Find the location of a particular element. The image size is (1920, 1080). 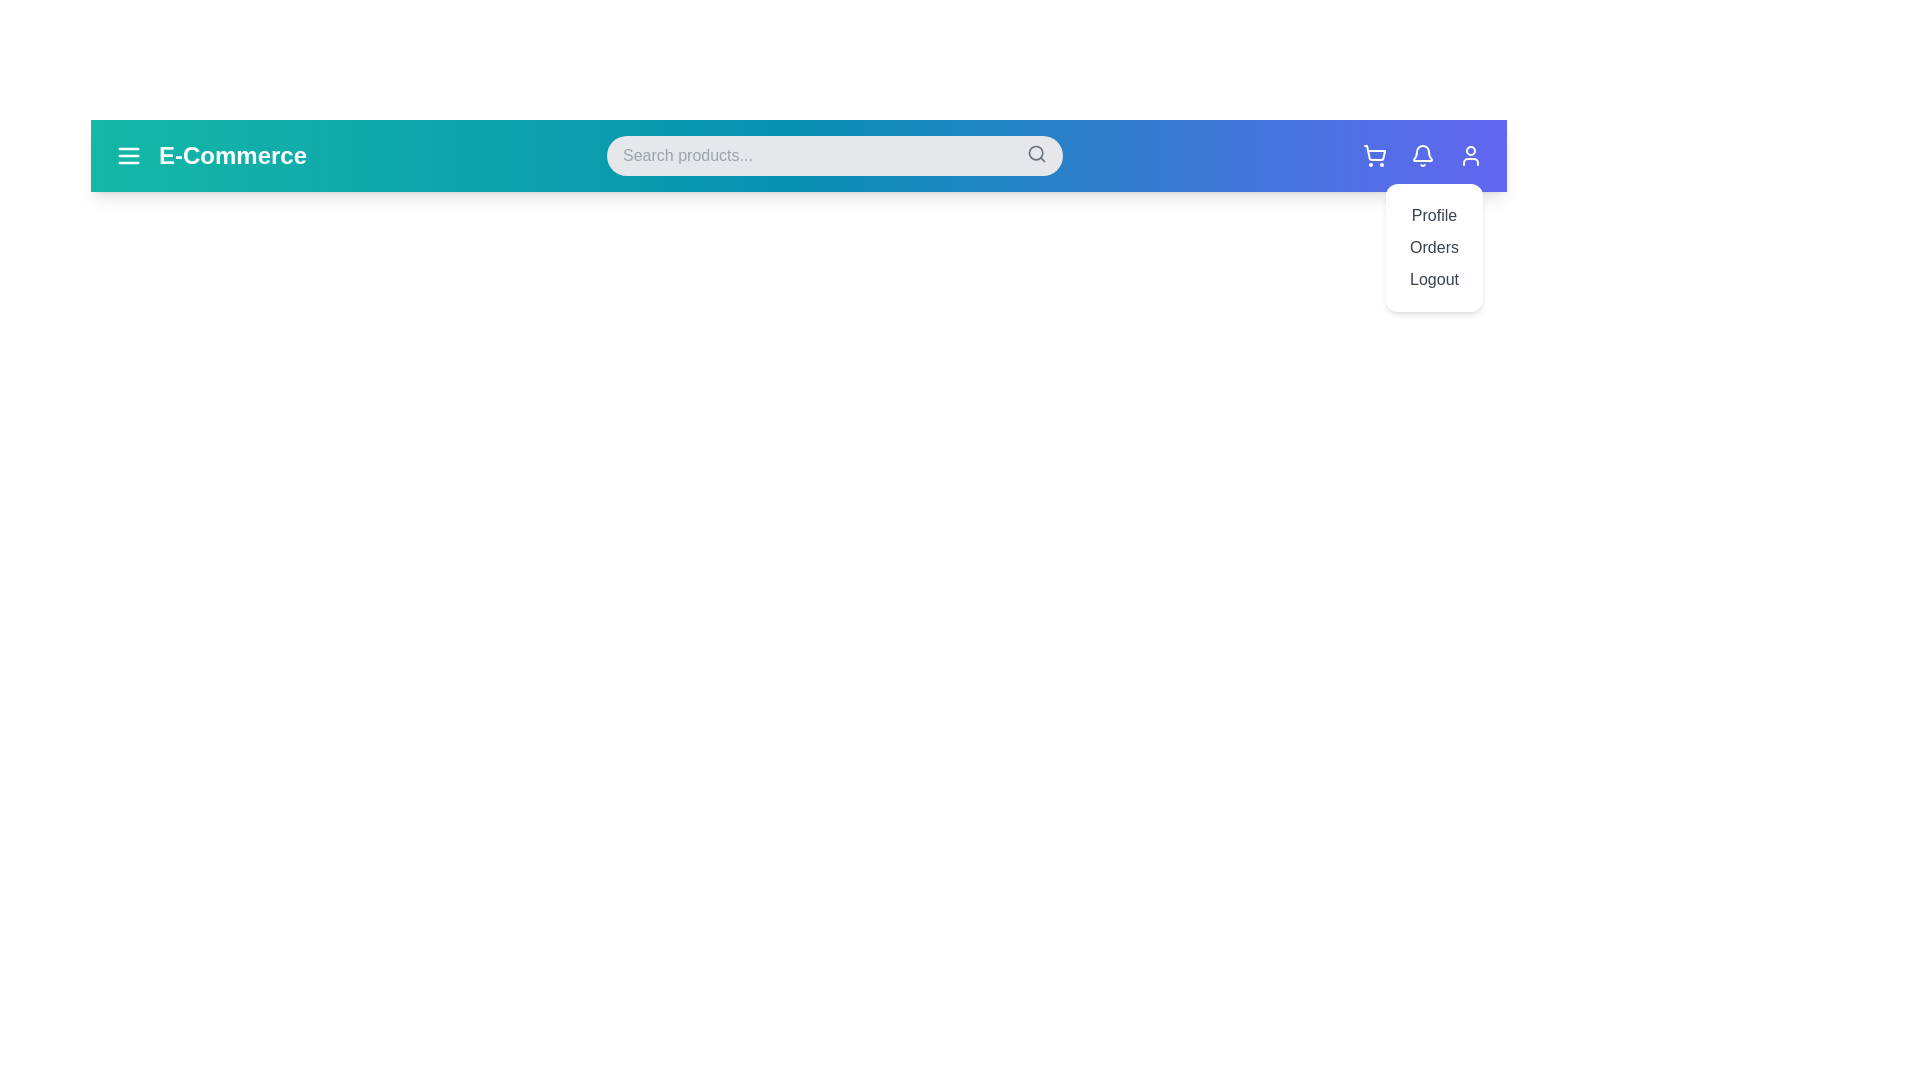

the user profile menu option Profile is located at coordinates (1433, 216).